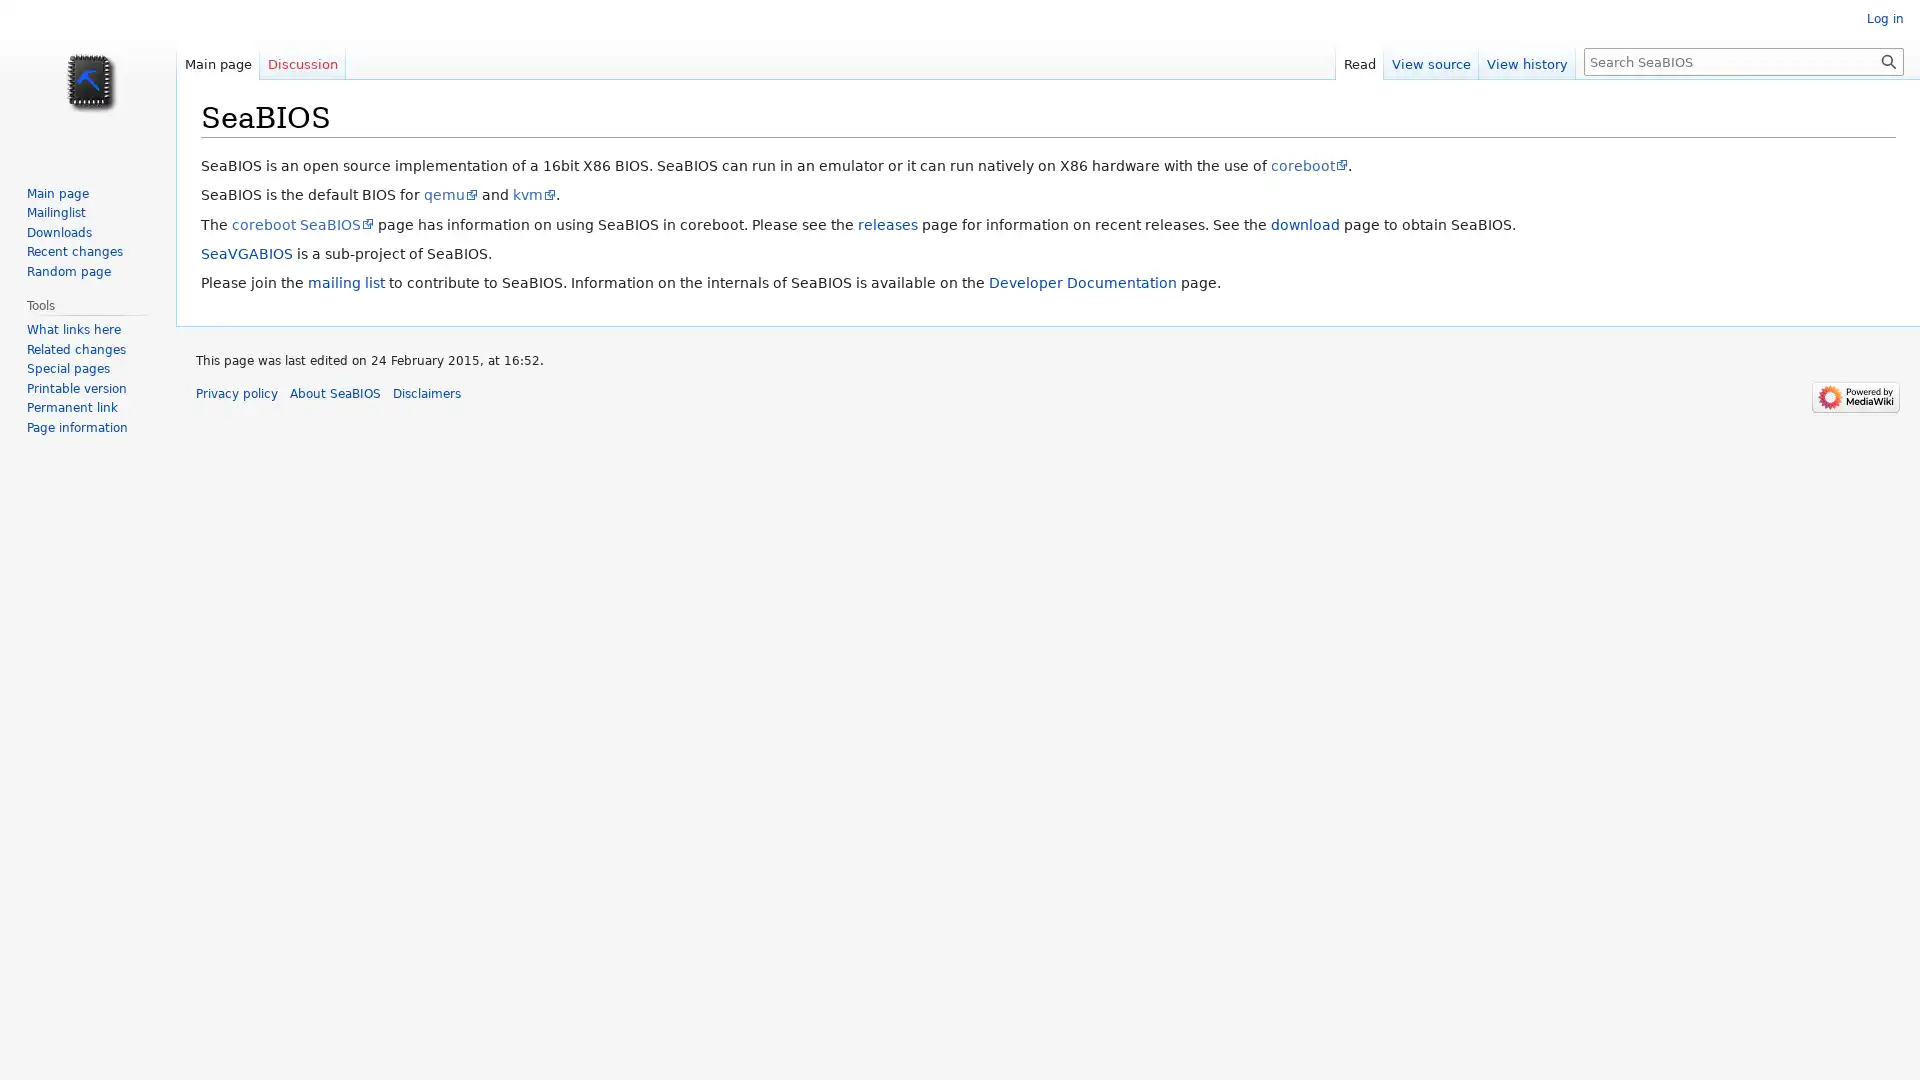  Describe the element at coordinates (1888, 60) in the screenshot. I see `Go` at that location.